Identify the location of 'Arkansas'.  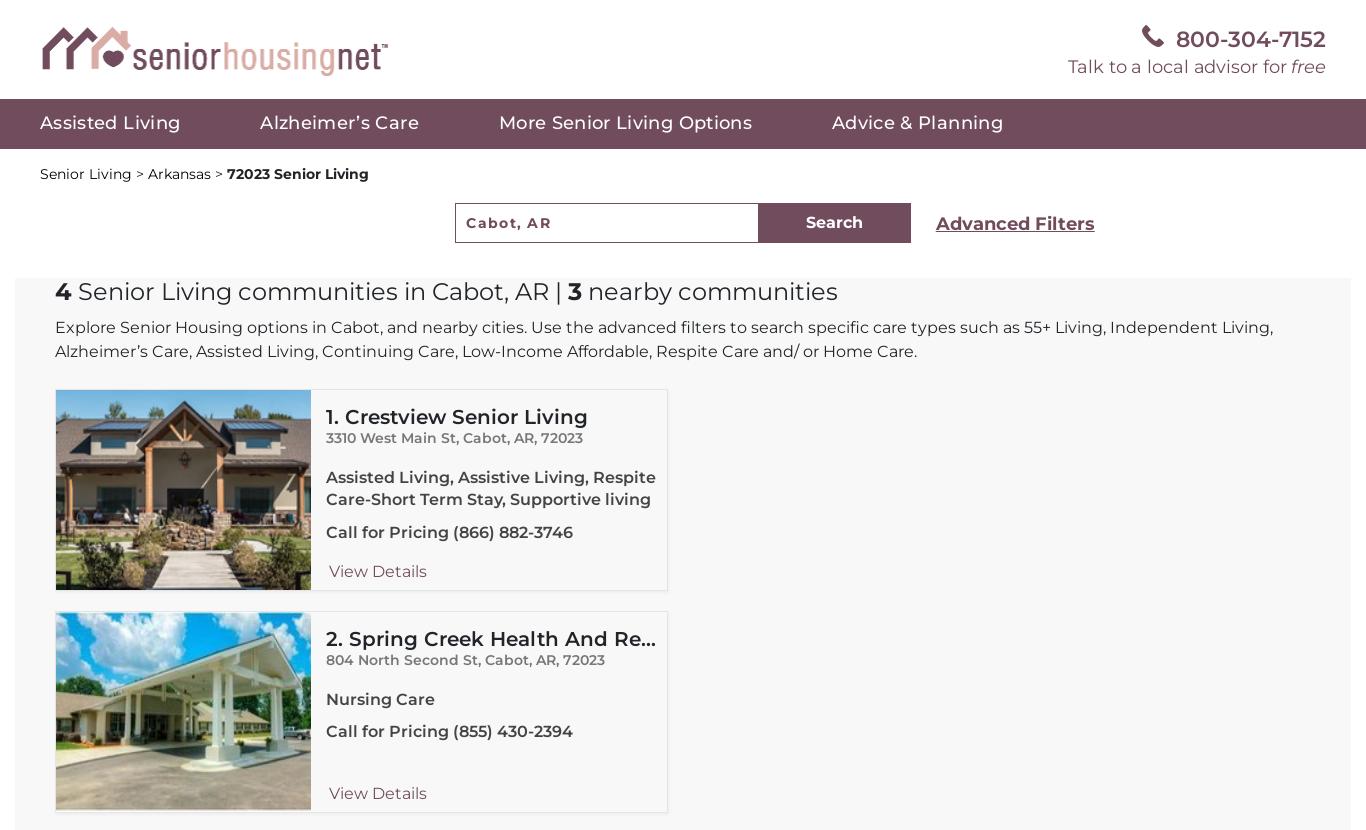
(180, 173).